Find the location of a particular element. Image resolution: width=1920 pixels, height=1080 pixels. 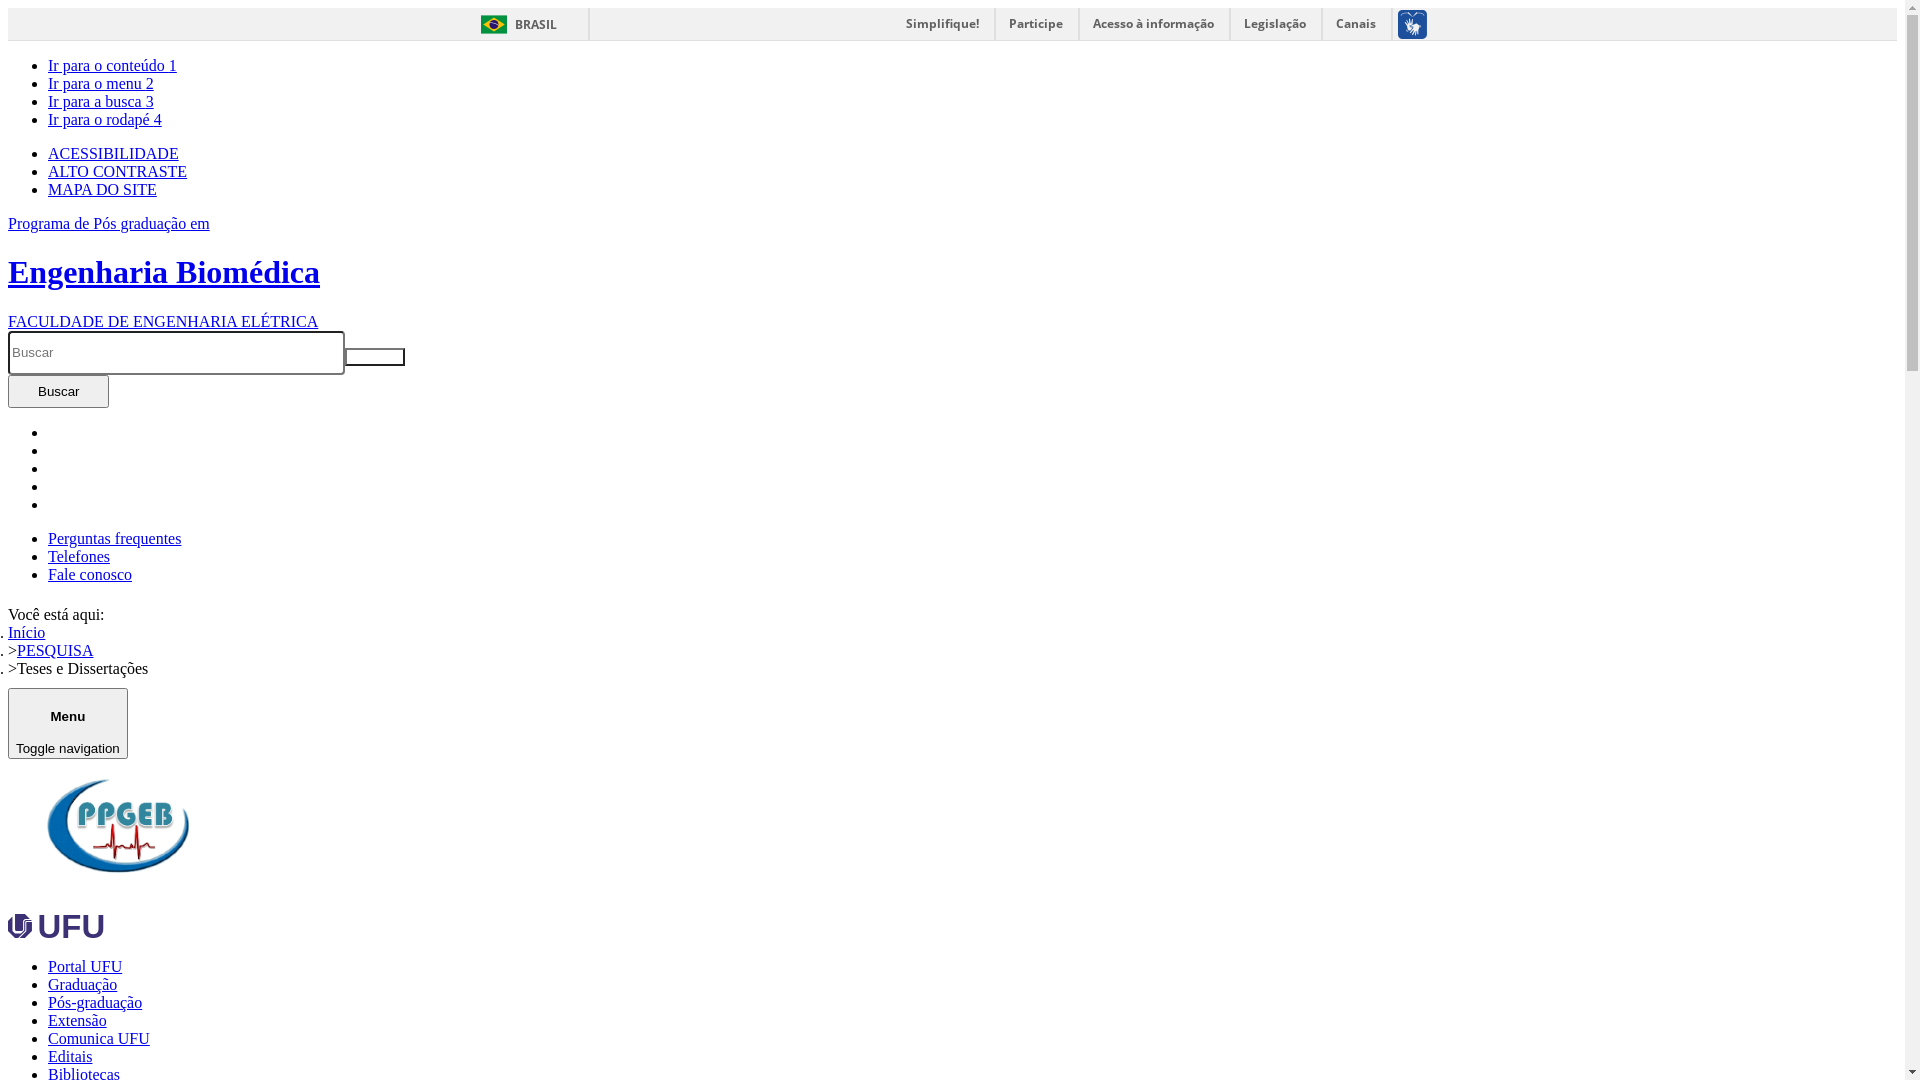

'ALTO CONTRASTE' is located at coordinates (116, 170).